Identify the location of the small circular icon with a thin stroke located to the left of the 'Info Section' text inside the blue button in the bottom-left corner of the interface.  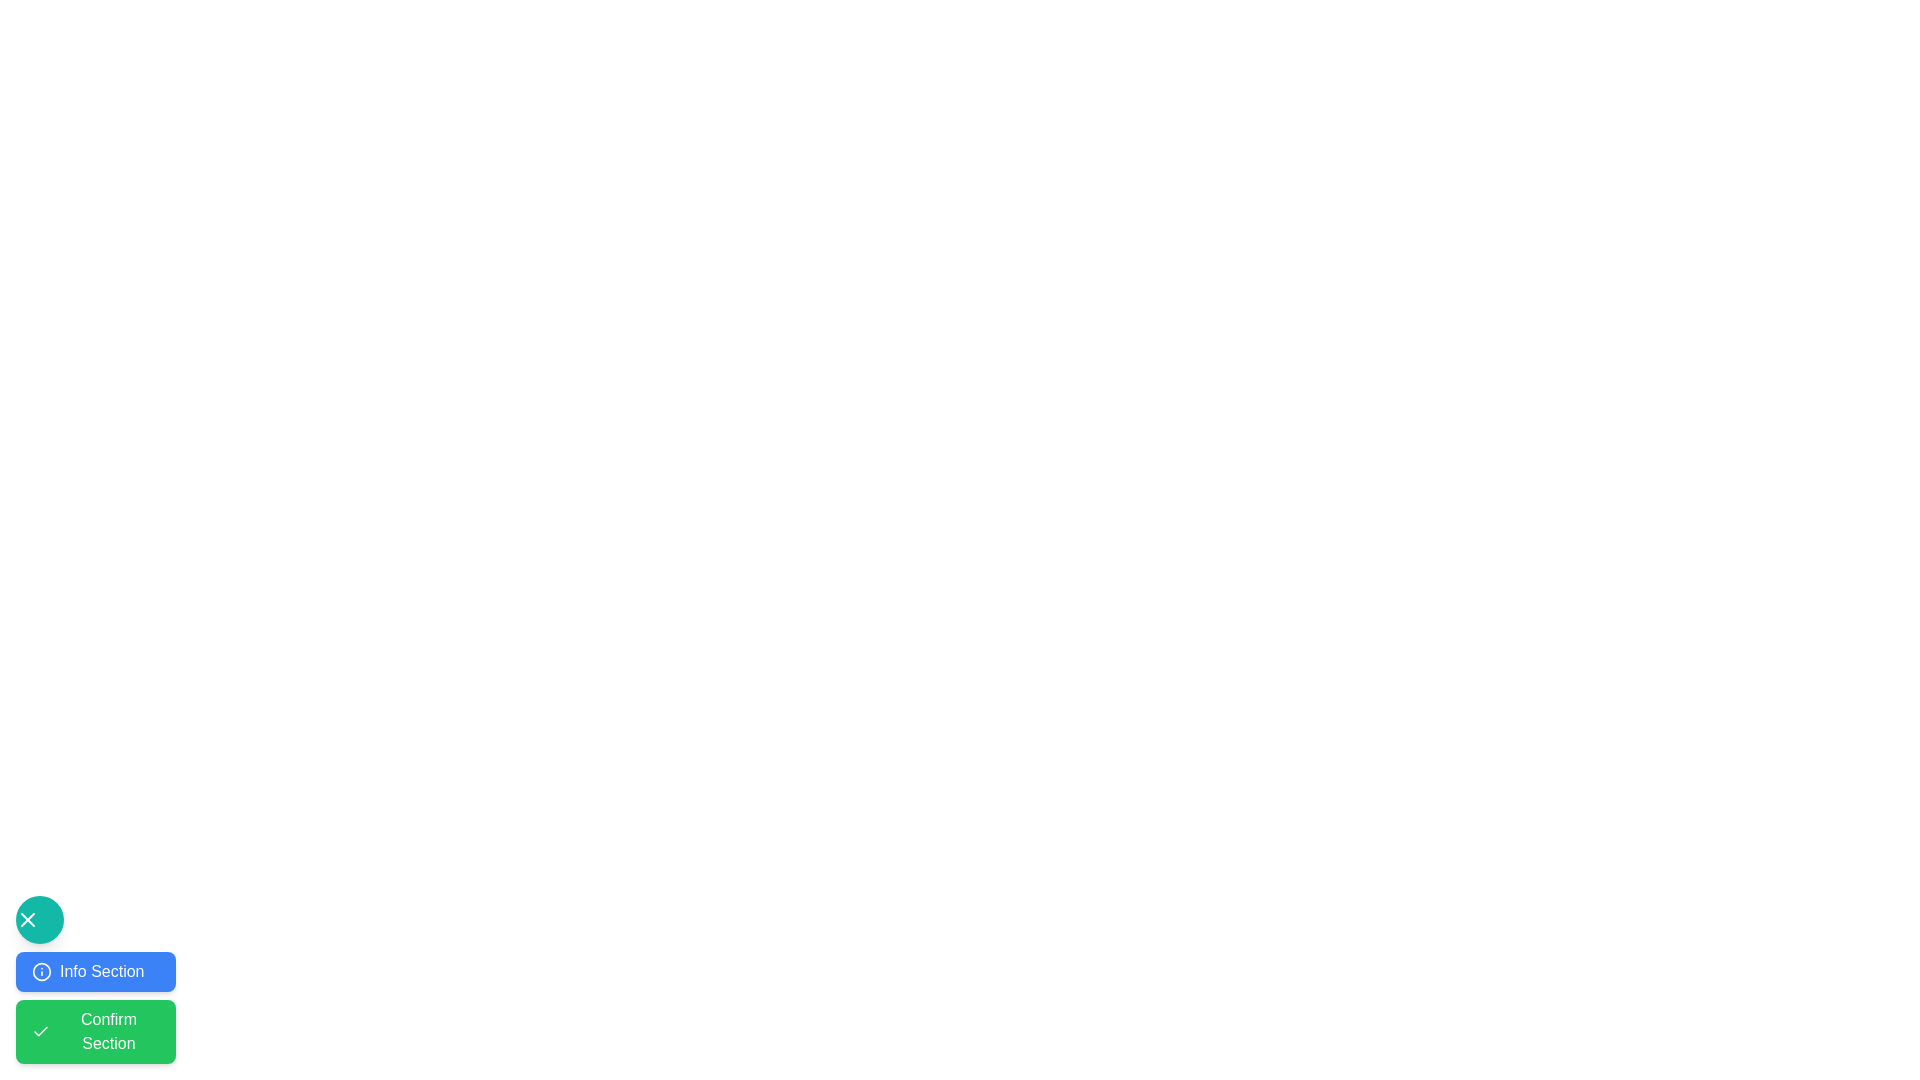
(42, 971).